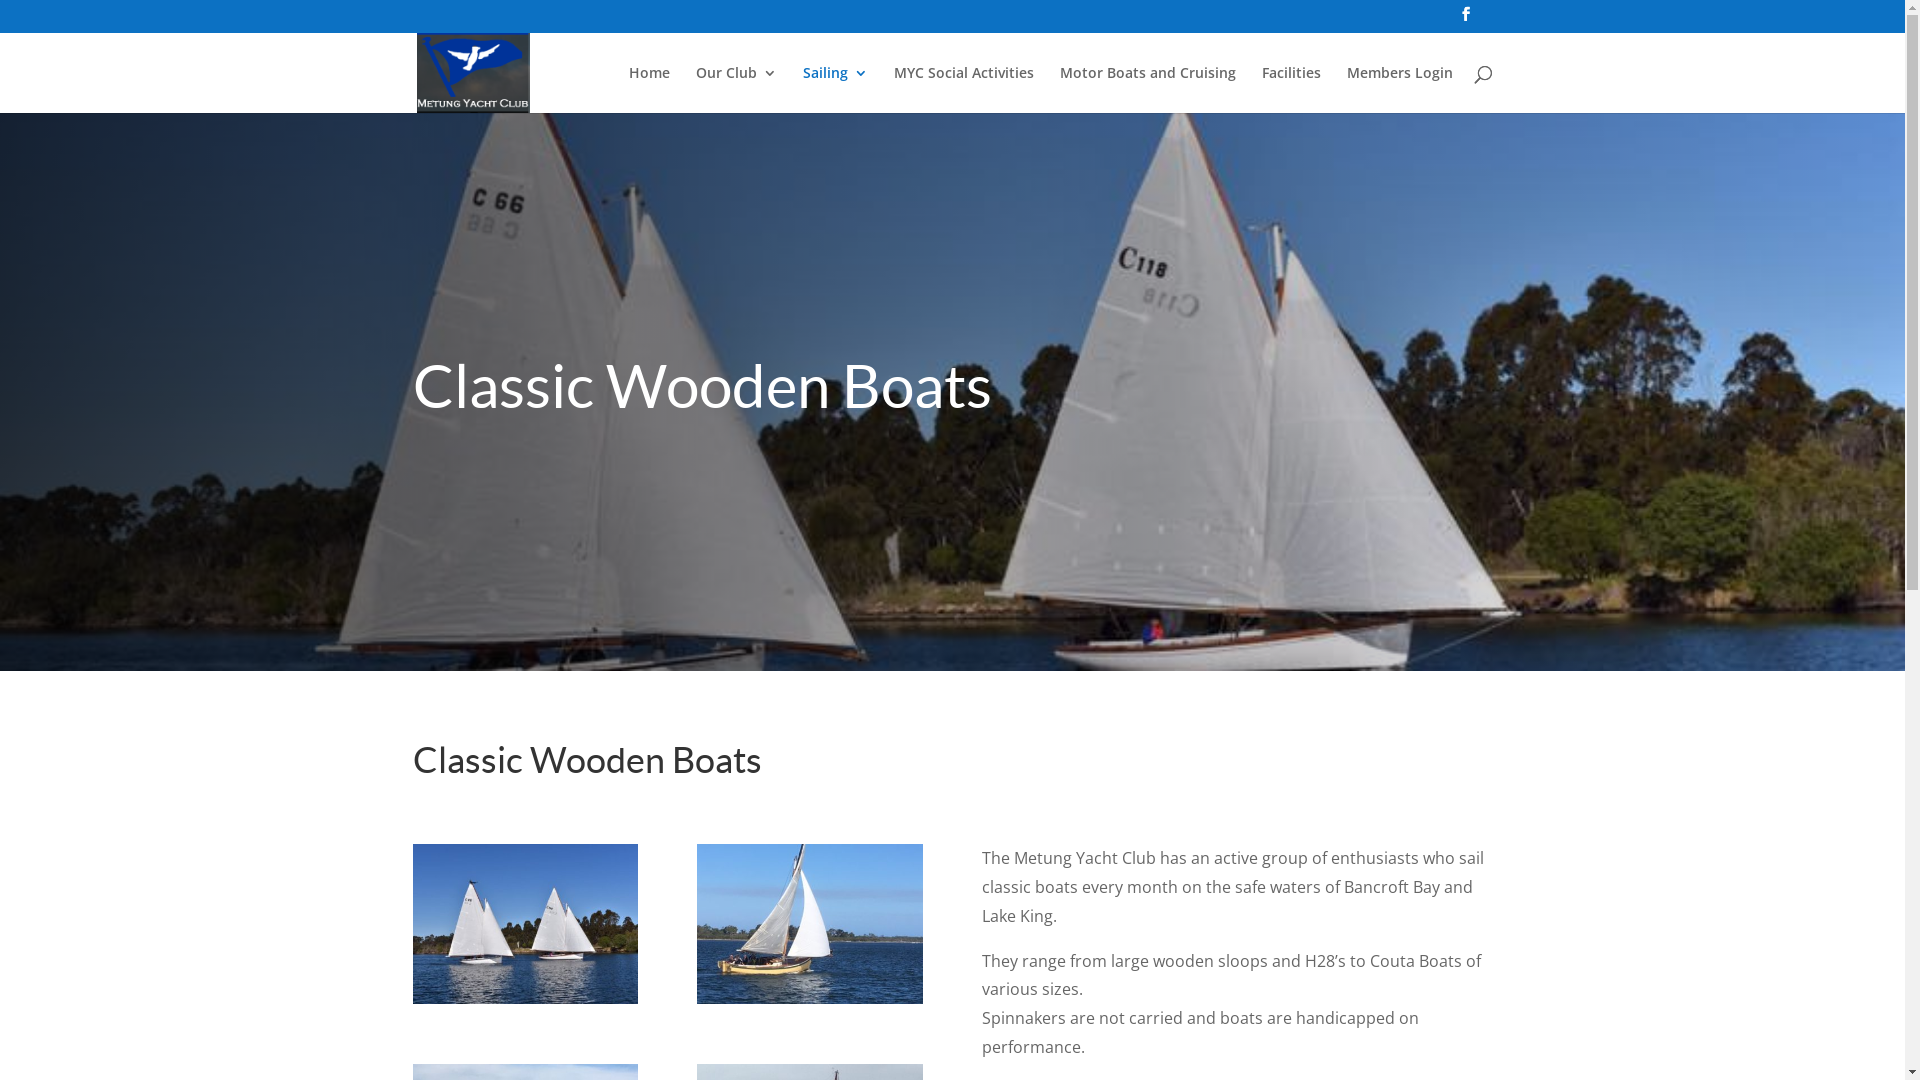 This screenshot has width=1920, height=1080. I want to click on 'Sailing', so click(834, 88).